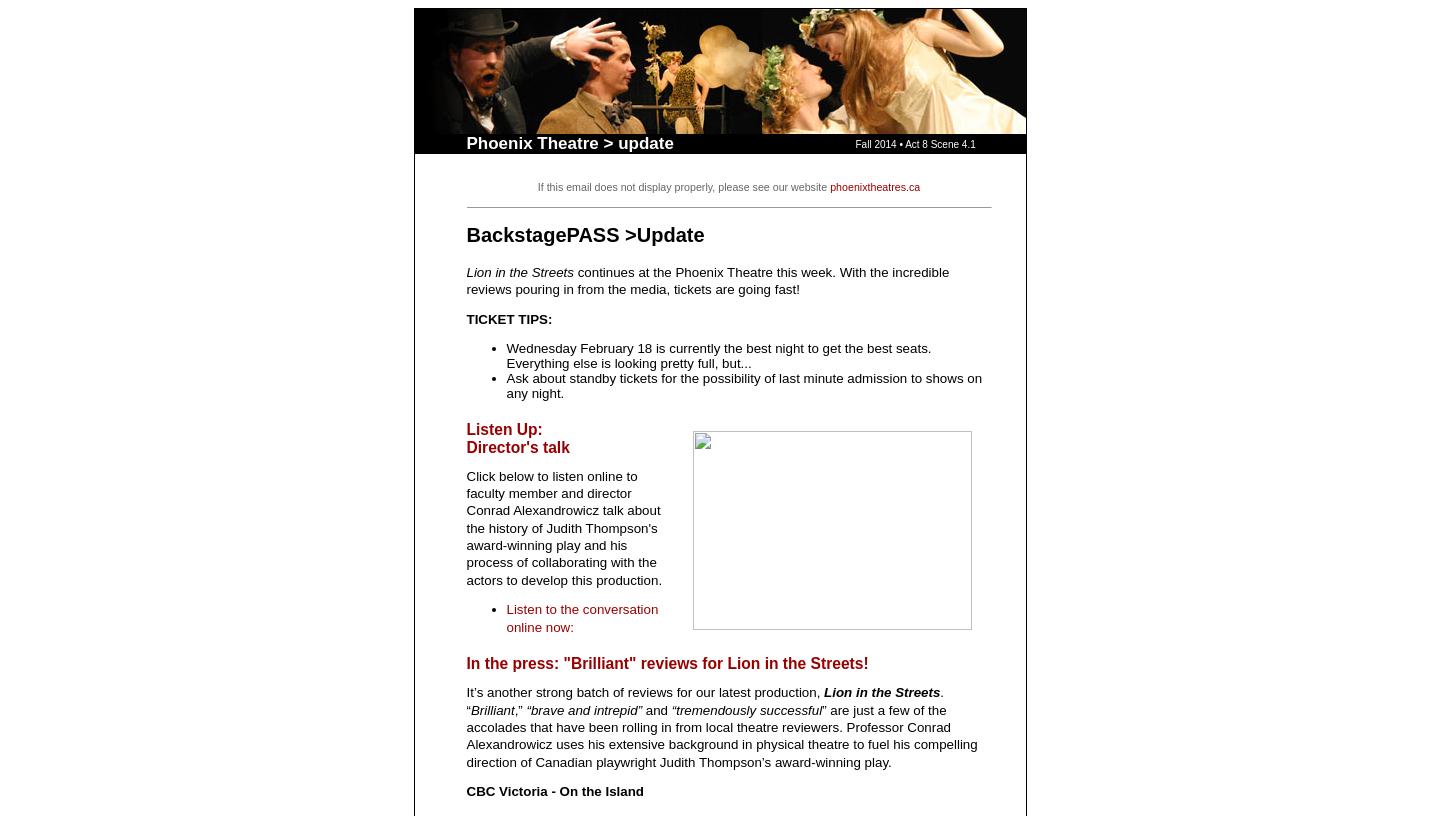 This screenshot has height=816, width=1440. I want to click on 'Phoenix Theatre > update', so click(569, 143).